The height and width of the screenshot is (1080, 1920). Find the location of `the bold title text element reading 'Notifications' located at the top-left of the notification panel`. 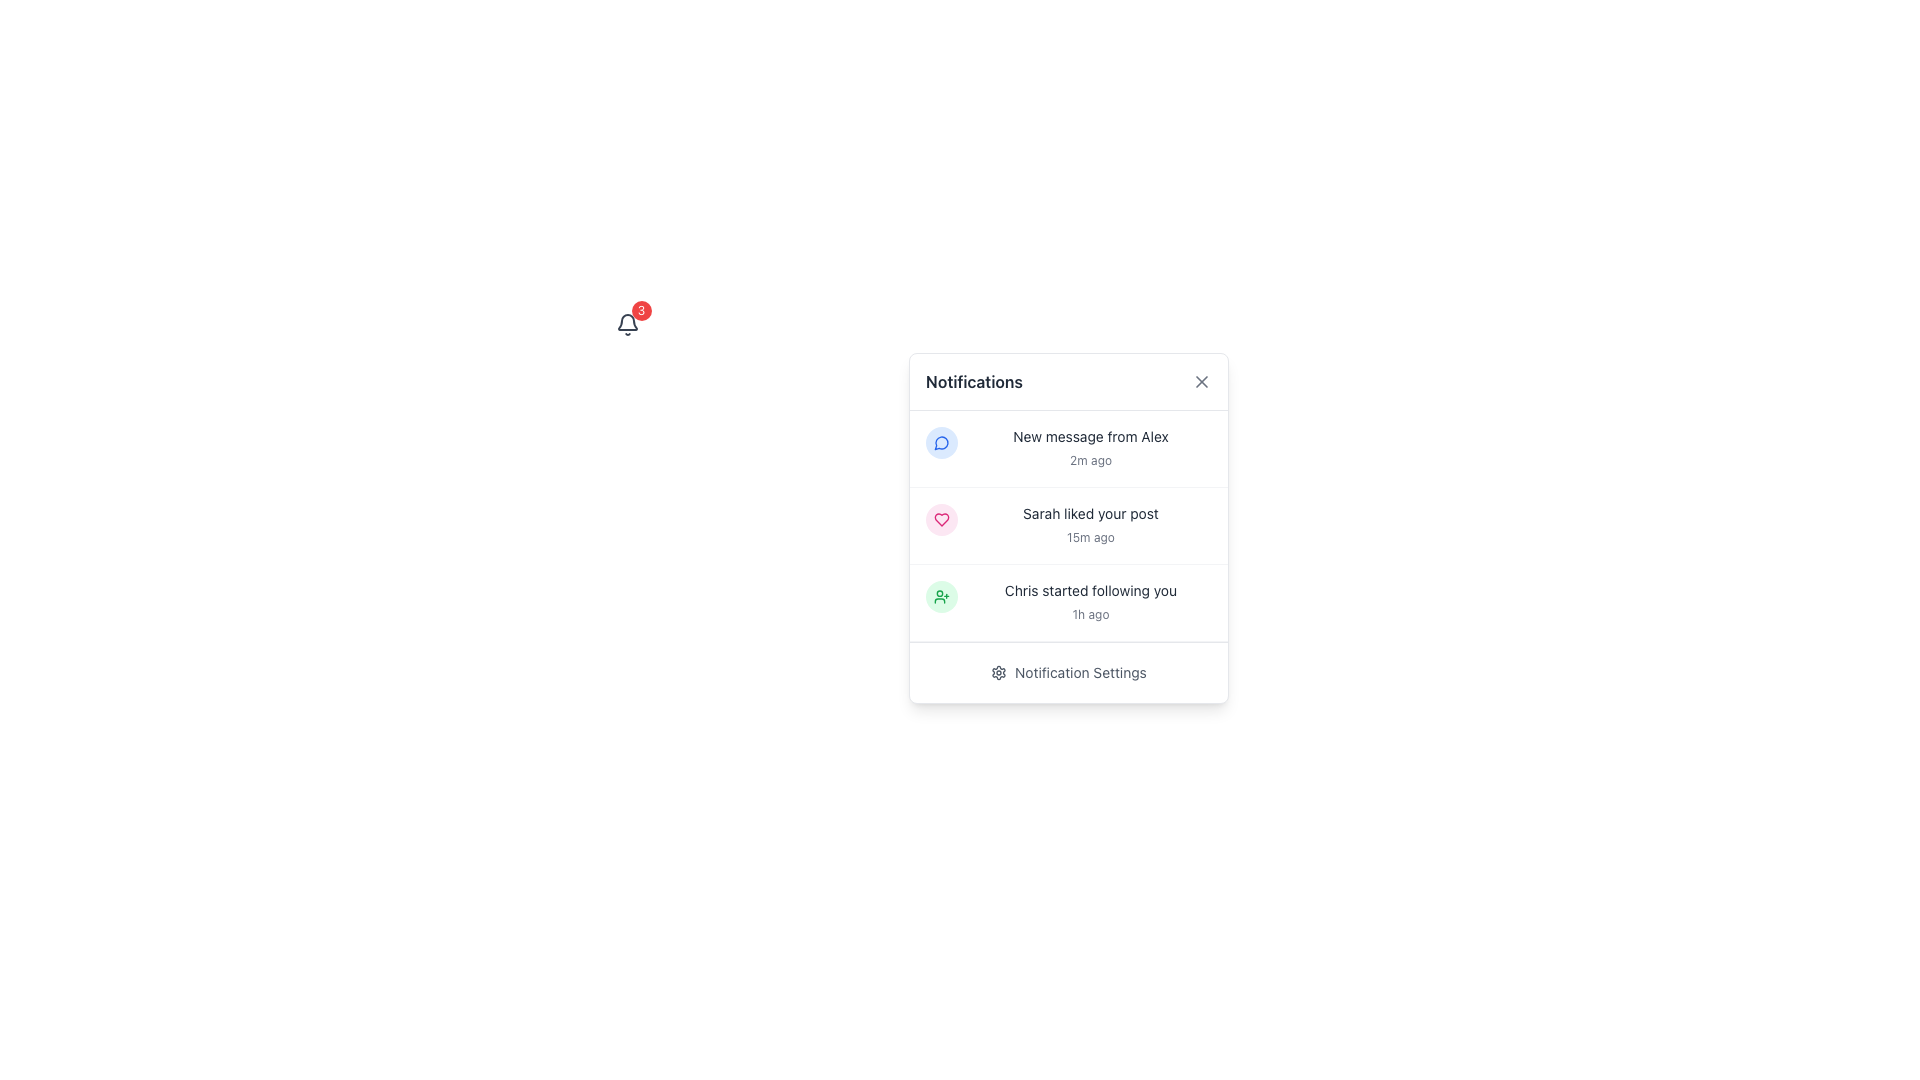

the bold title text element reading 'Notifications' located at the top-left of the notification panel is located at coordinates (974, 381).